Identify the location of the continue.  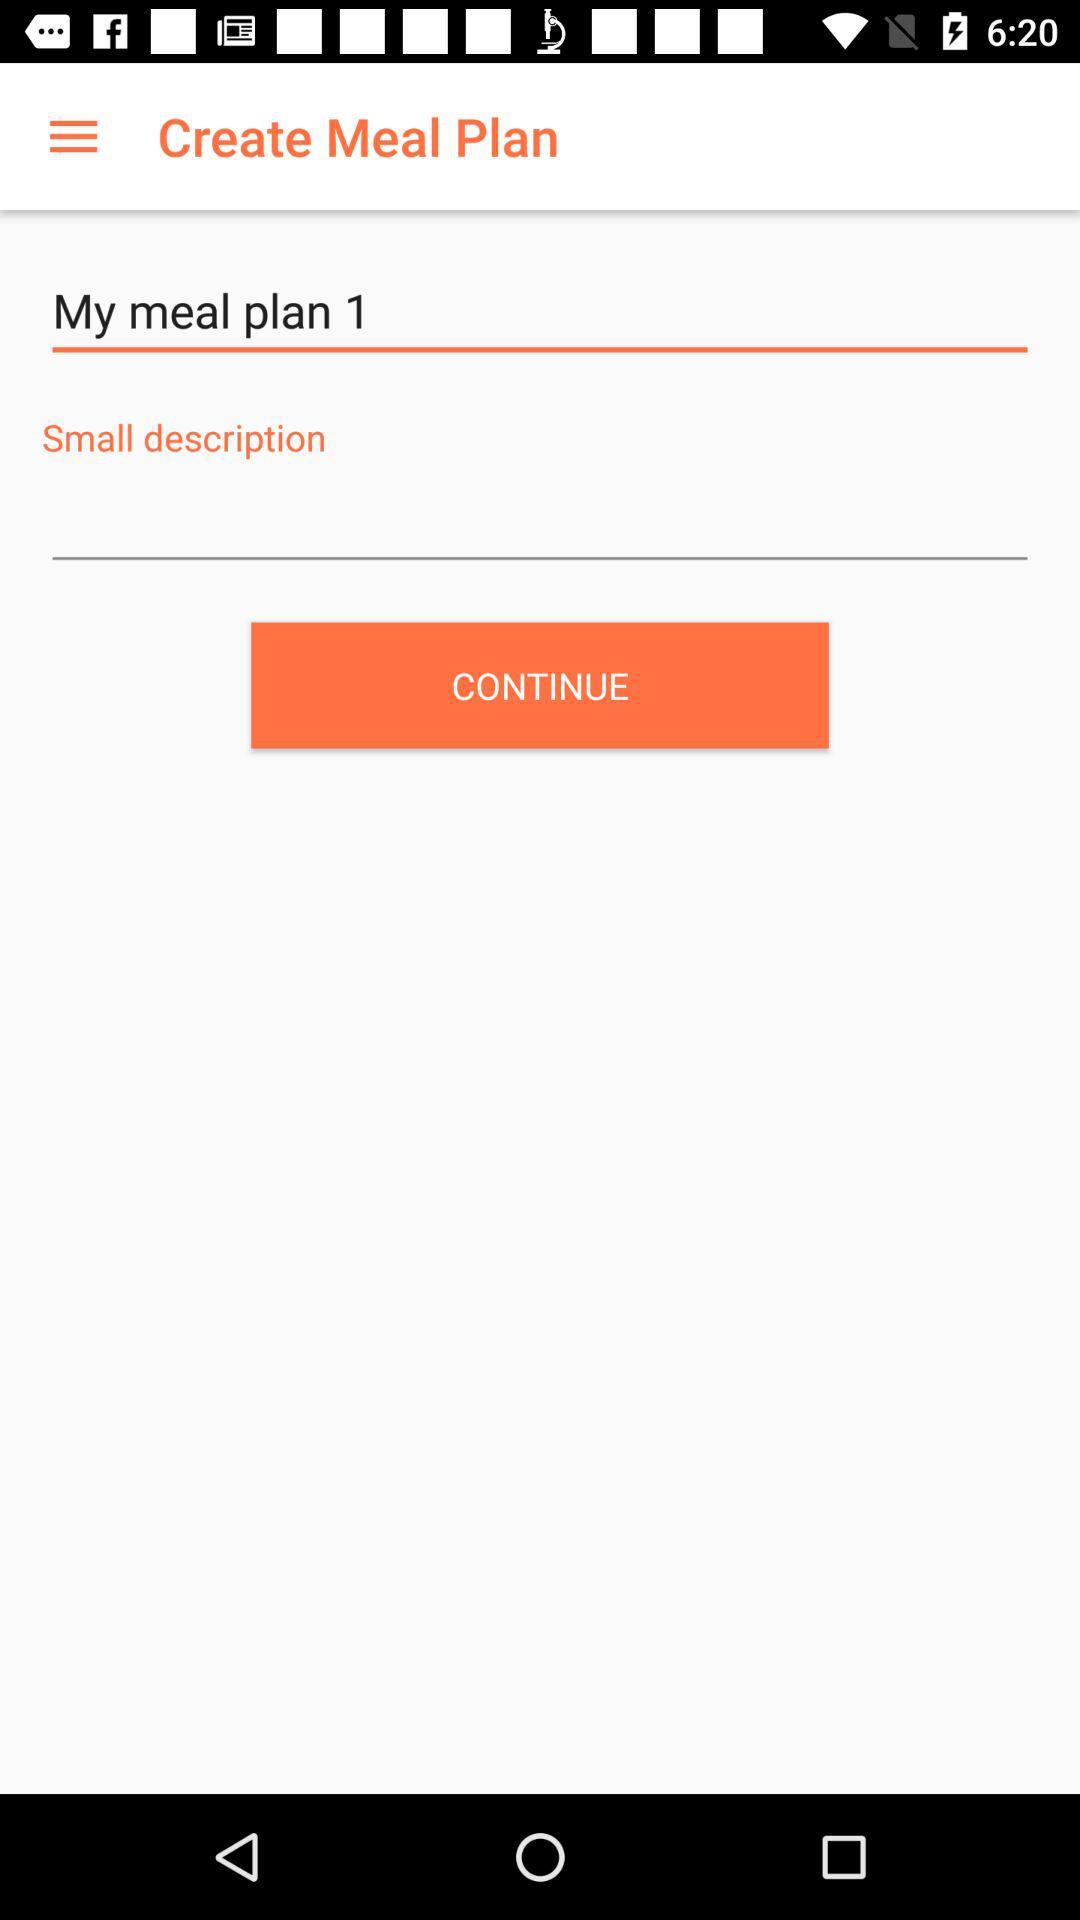
(540, 685).